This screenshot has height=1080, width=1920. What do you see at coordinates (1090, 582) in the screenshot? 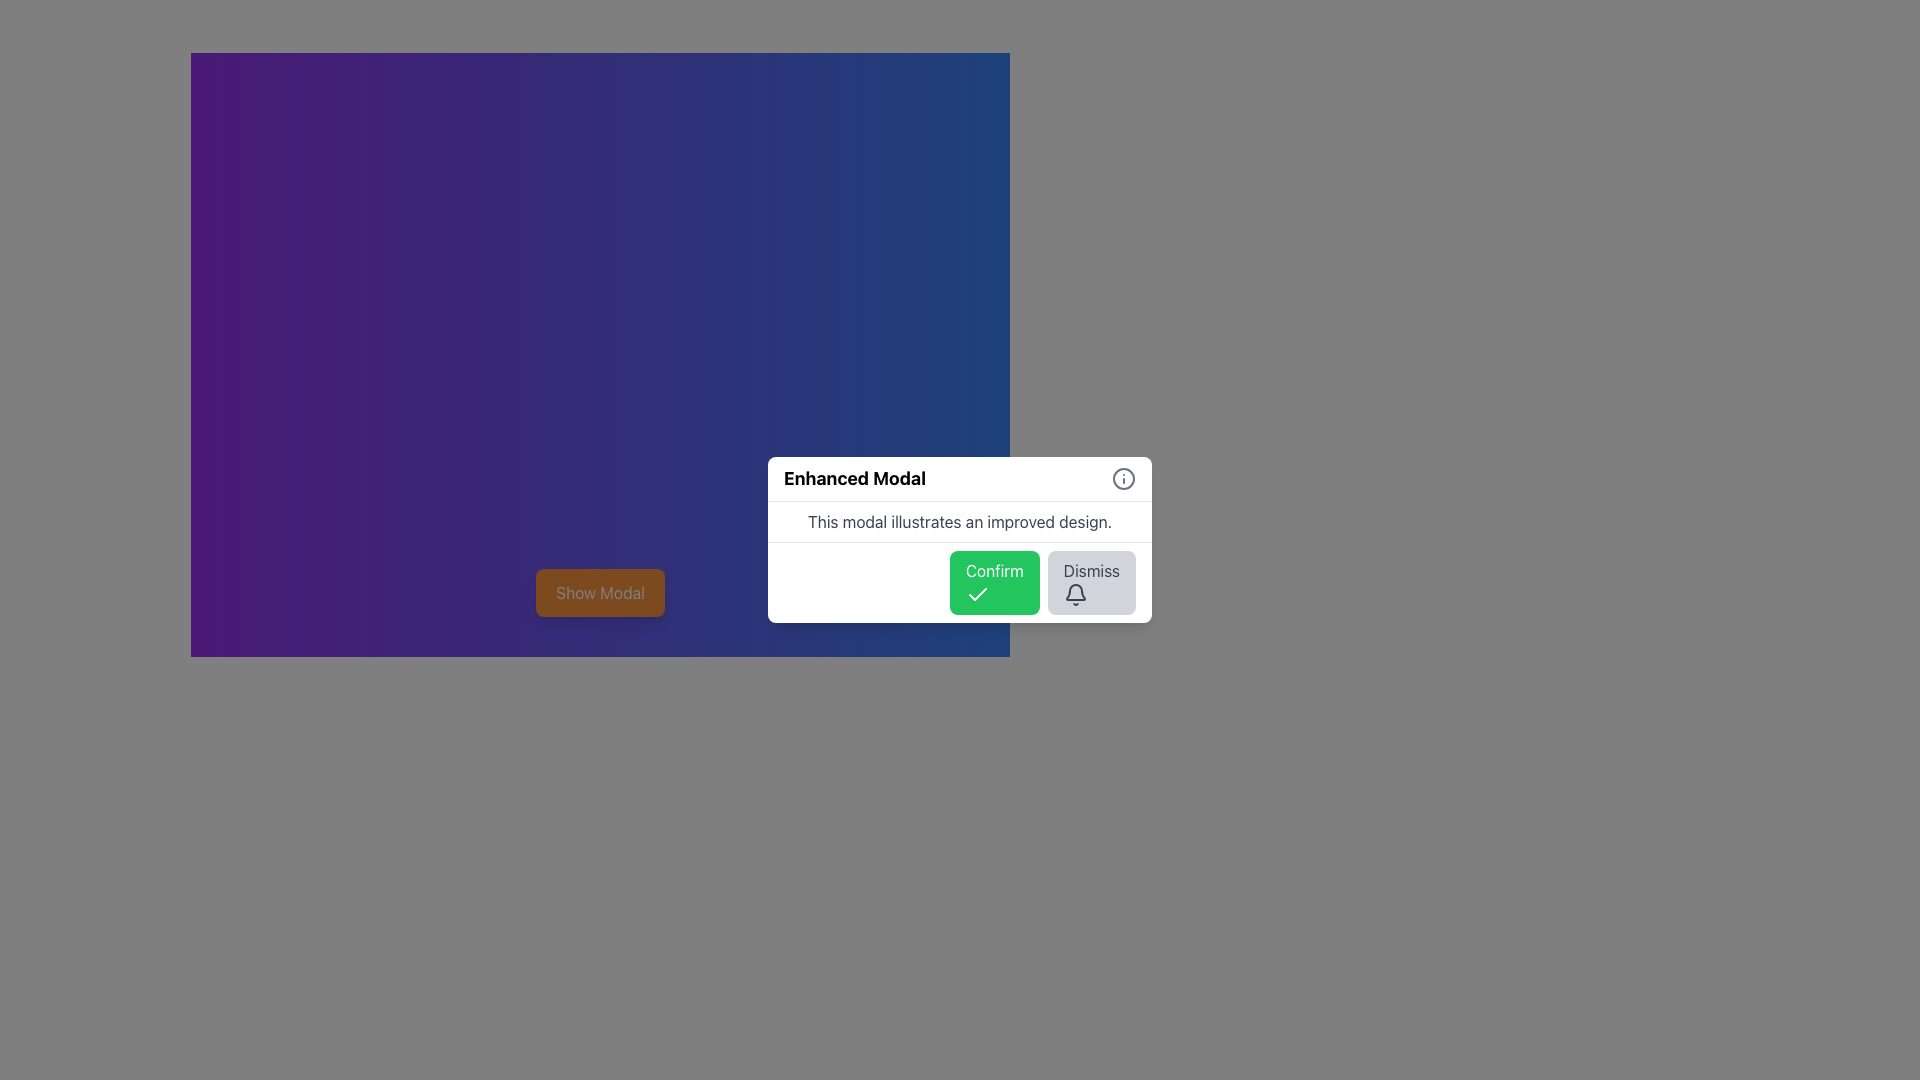
I see `the 'Dismiss' button located in the bottom-right corner of the modal interface` at bounding box center [1090, 582].